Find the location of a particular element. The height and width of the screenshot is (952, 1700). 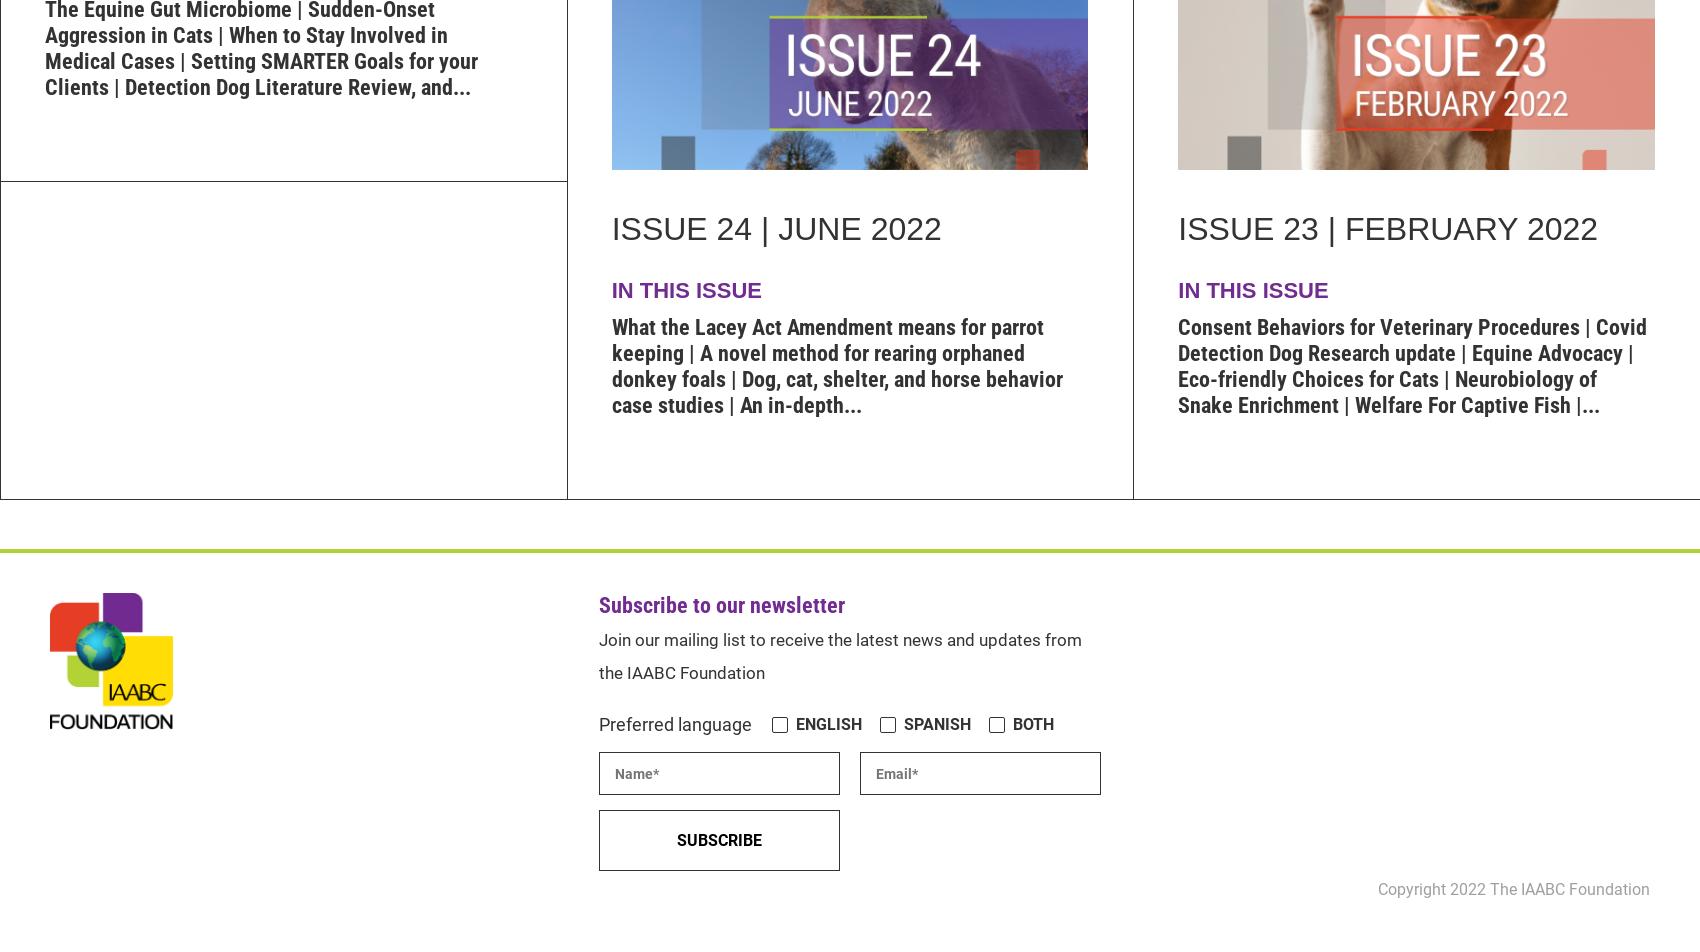

'Issue 23 | February 2022' is located at coordinates (1387, 228).